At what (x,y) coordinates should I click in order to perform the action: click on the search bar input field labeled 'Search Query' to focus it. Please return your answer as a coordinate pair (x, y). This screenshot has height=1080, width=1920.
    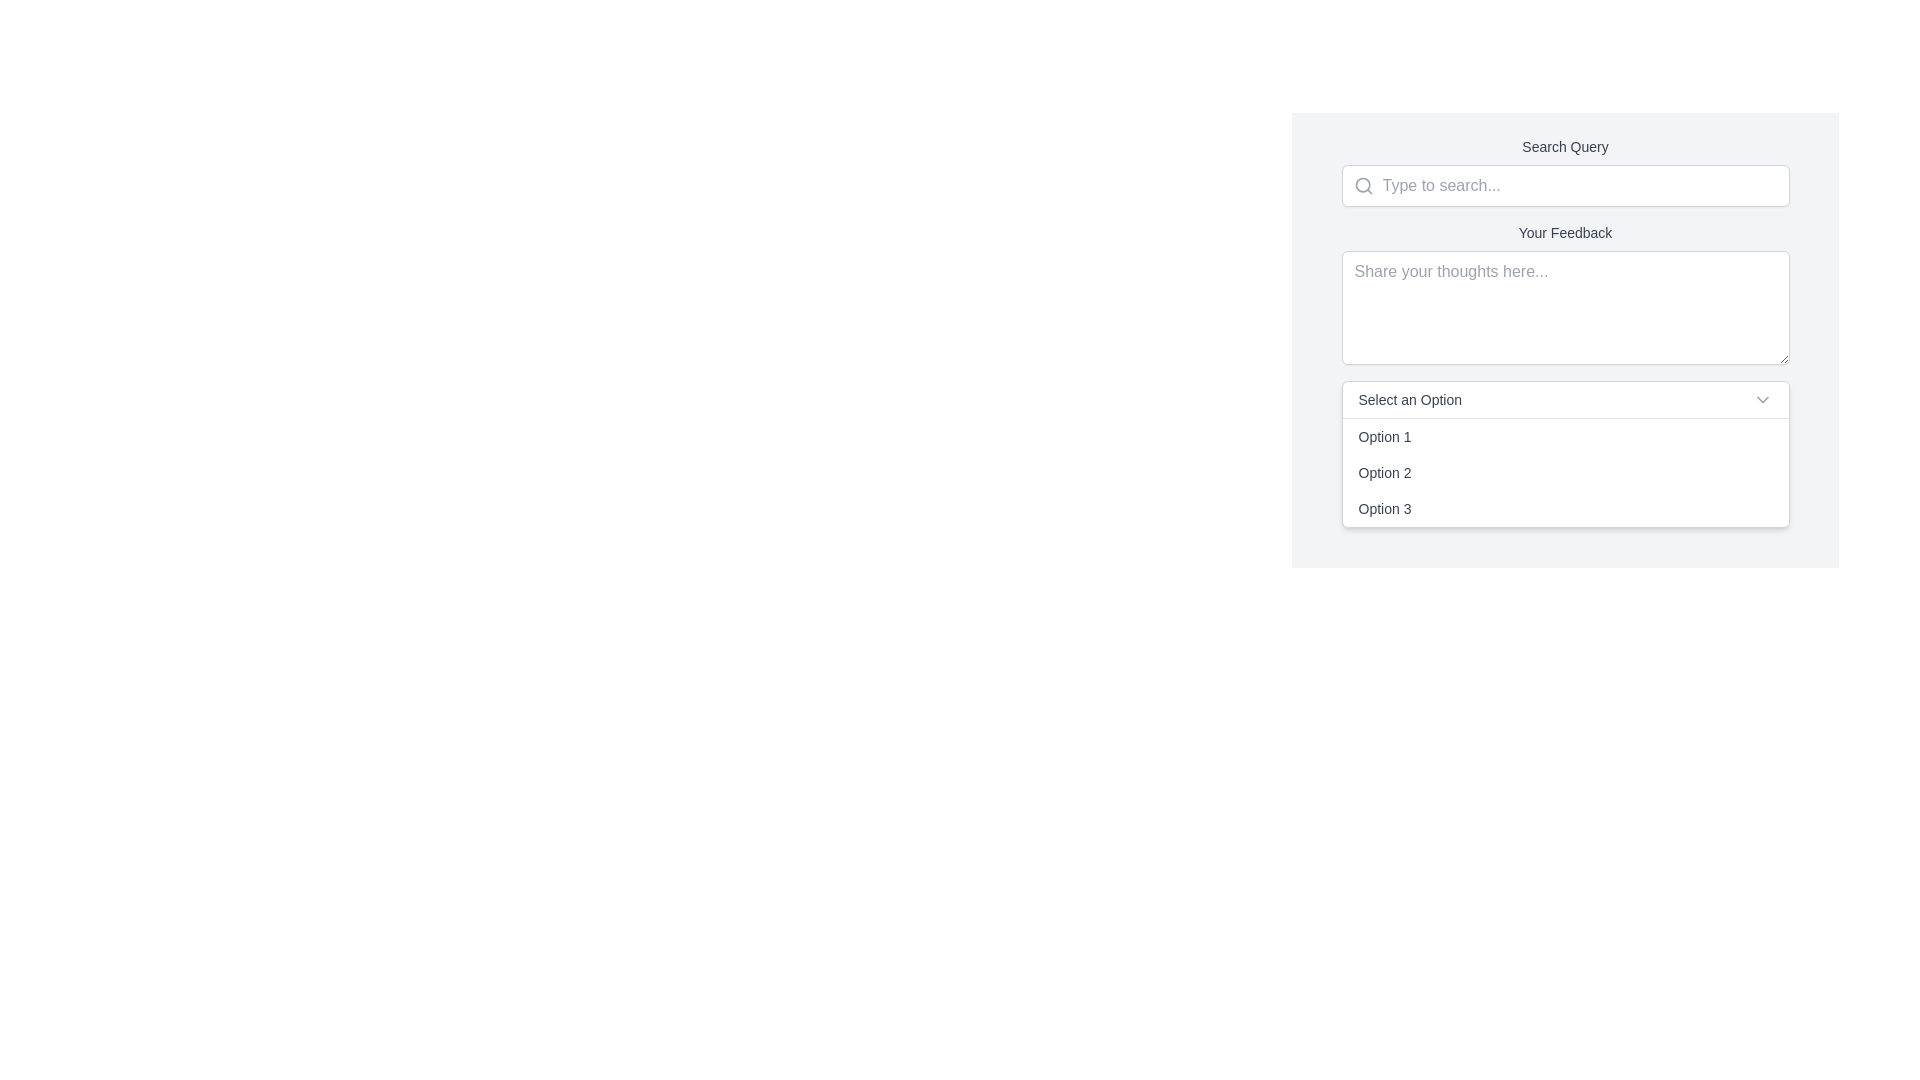
    Looking at the image, I should click on (1564, 171).